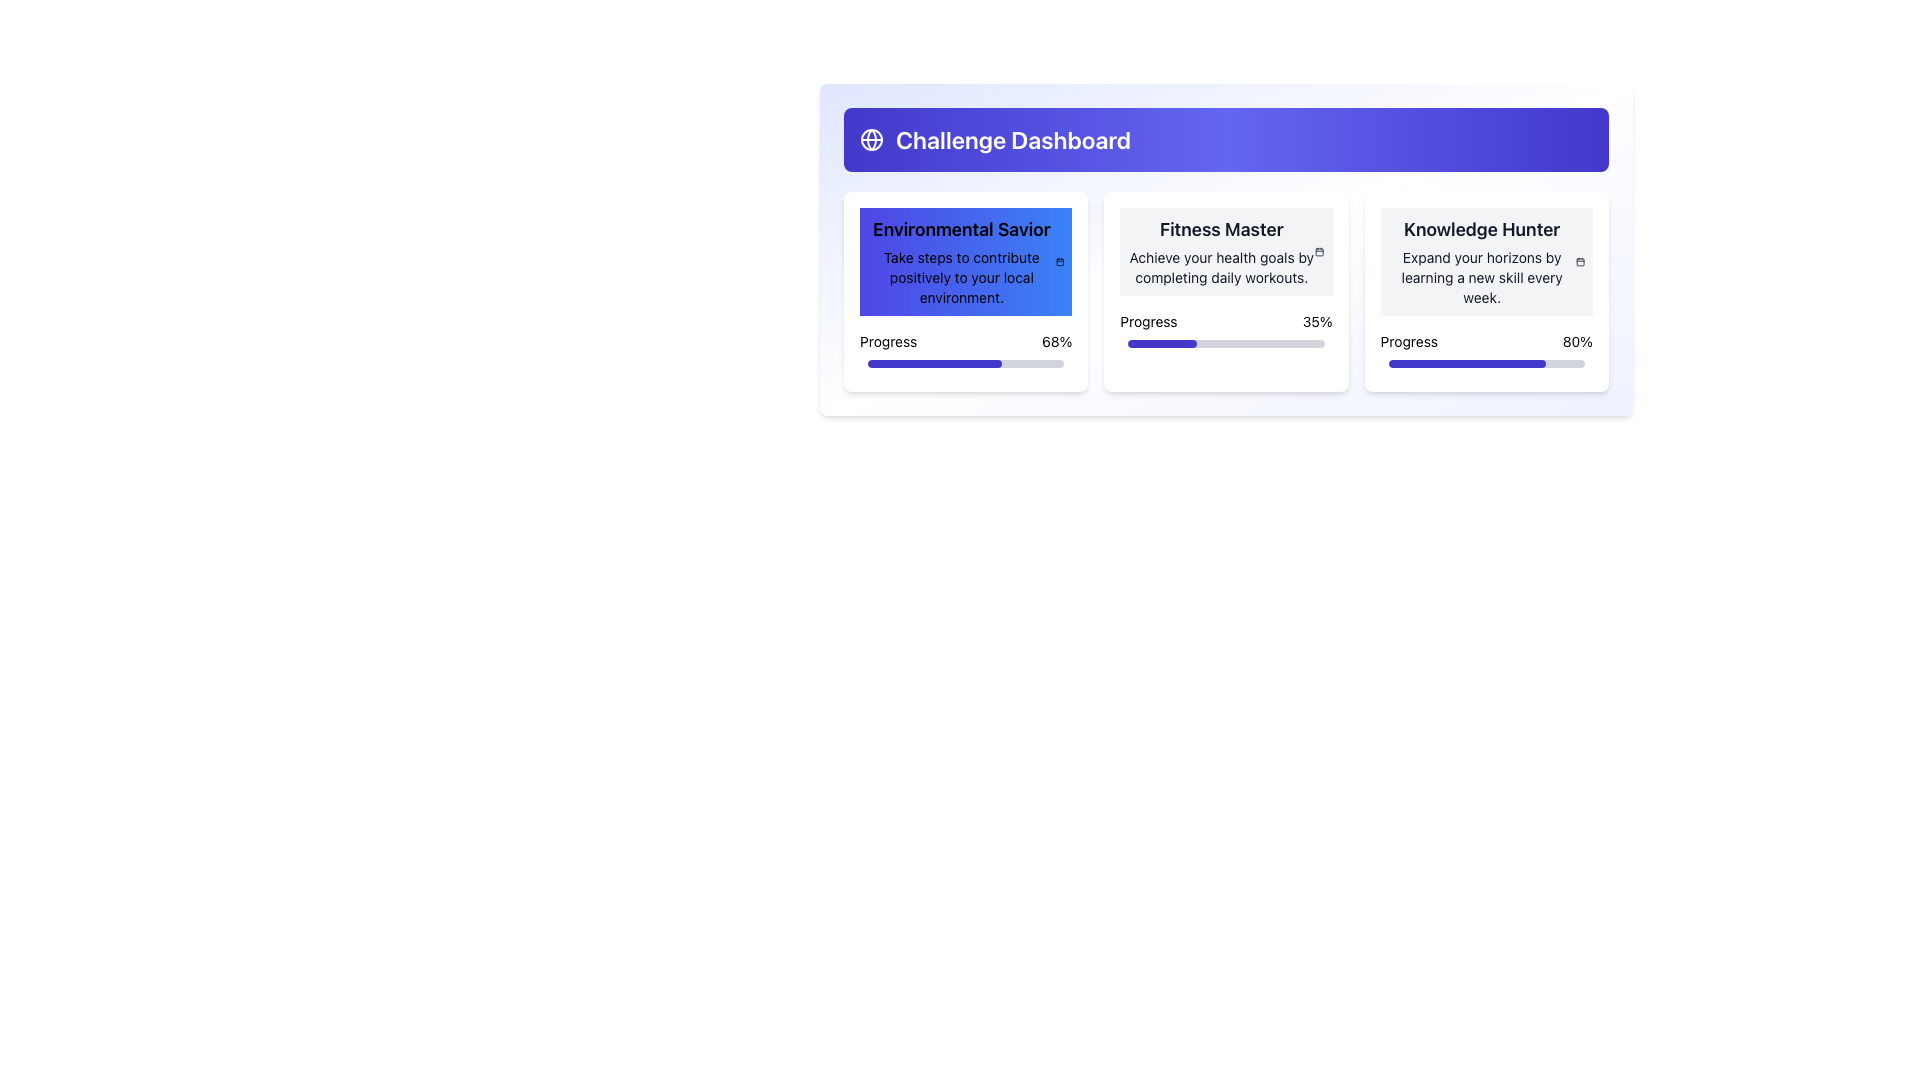  What do you see at coordinates (1220, 230) in the screenshot?
I see `text label that serves as the title of the middle card in the three-card layout, which identifies the content related to fitness goals` at bounding box center [1220, 230].